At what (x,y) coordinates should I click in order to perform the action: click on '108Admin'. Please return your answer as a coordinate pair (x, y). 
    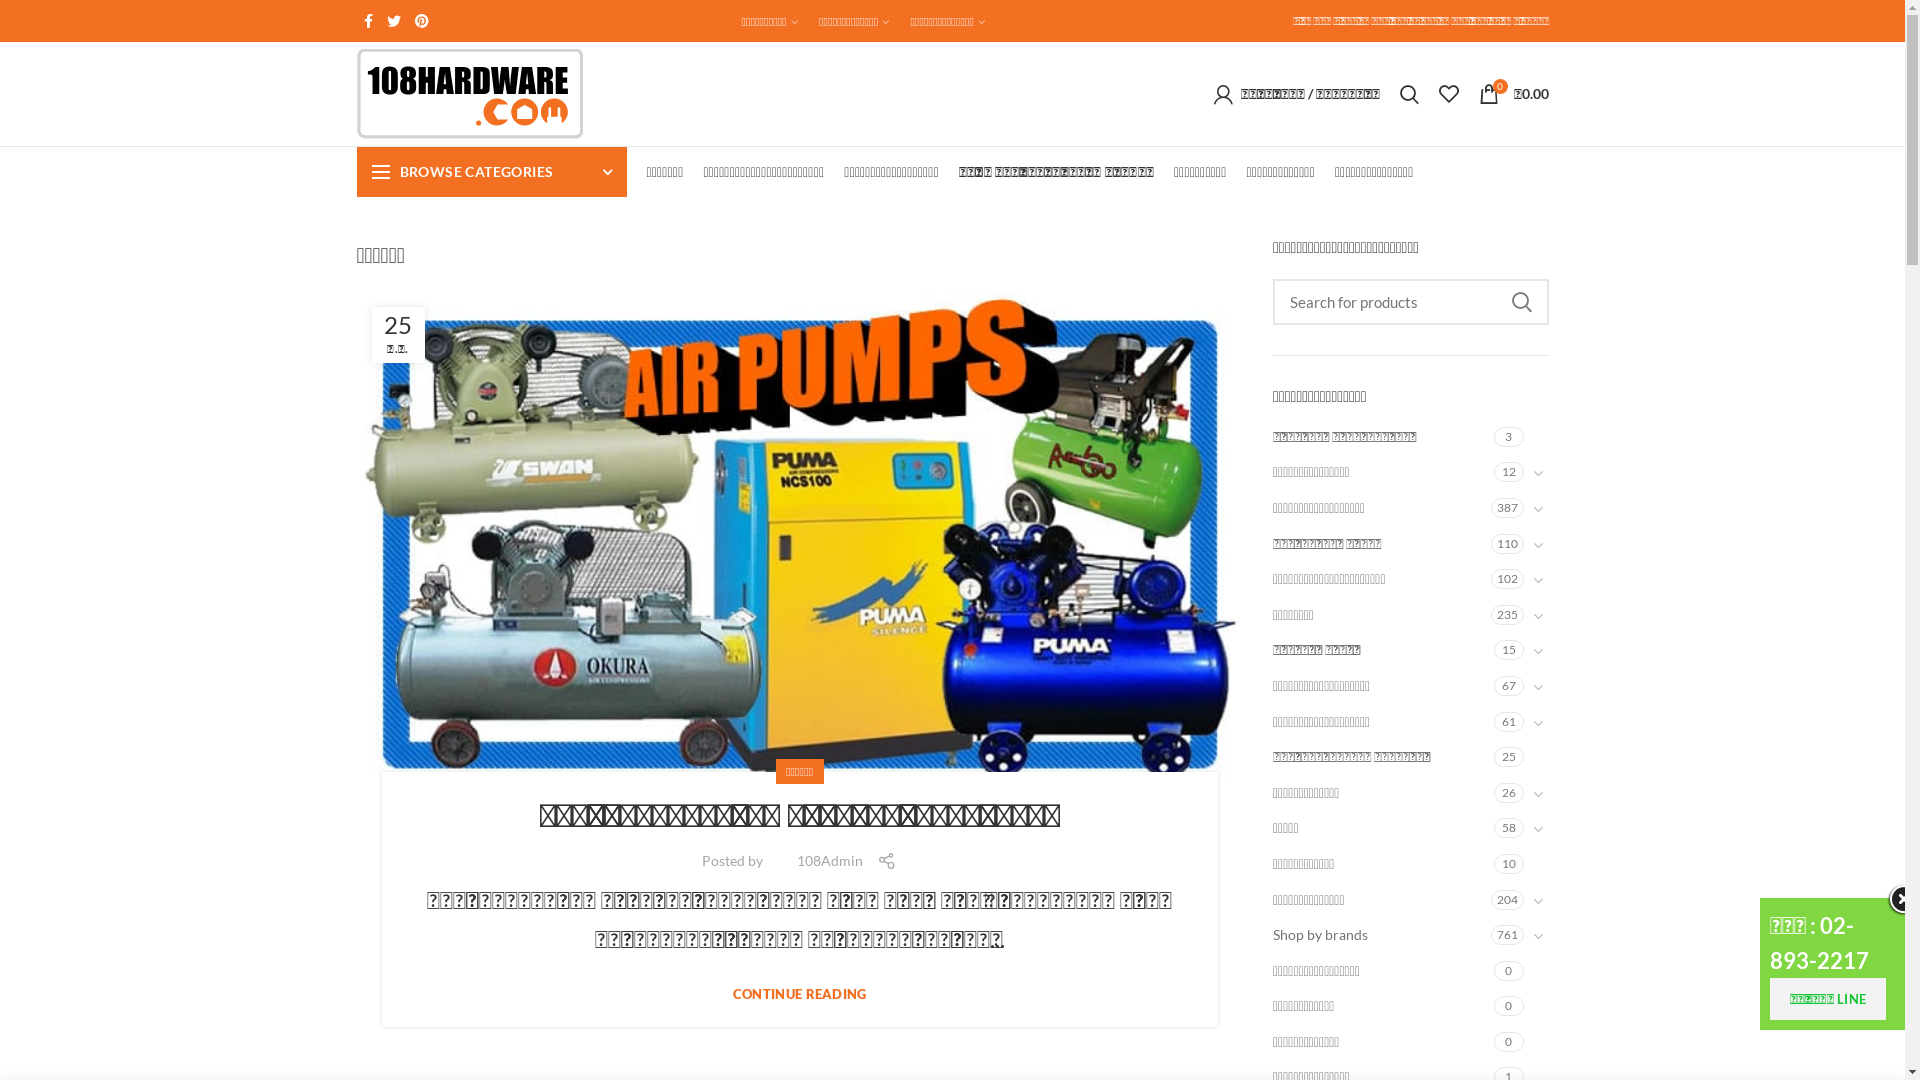
    Looking at the image, I should click on (830, 859).